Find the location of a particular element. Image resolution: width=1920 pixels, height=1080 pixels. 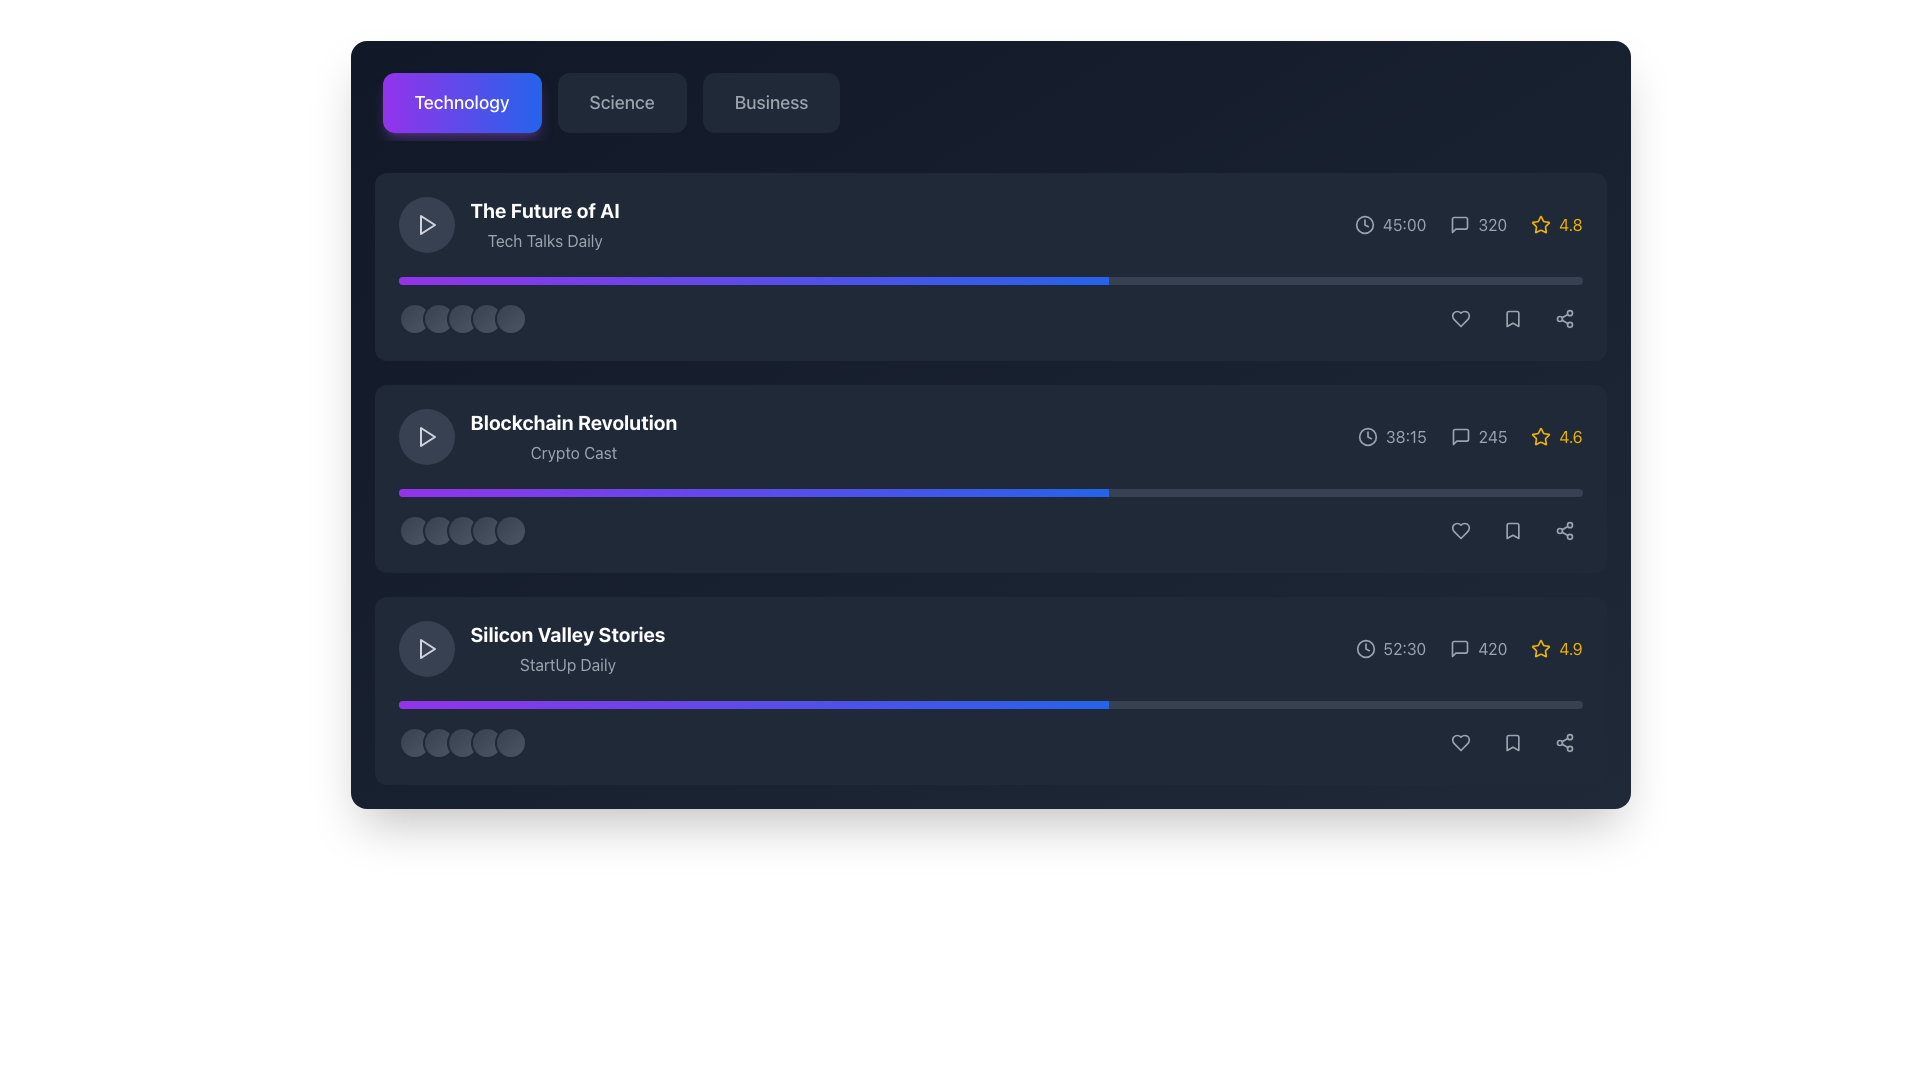

the like icon for the 'Blockchain Revolution' podcast is located at coordinates (1460, 318).